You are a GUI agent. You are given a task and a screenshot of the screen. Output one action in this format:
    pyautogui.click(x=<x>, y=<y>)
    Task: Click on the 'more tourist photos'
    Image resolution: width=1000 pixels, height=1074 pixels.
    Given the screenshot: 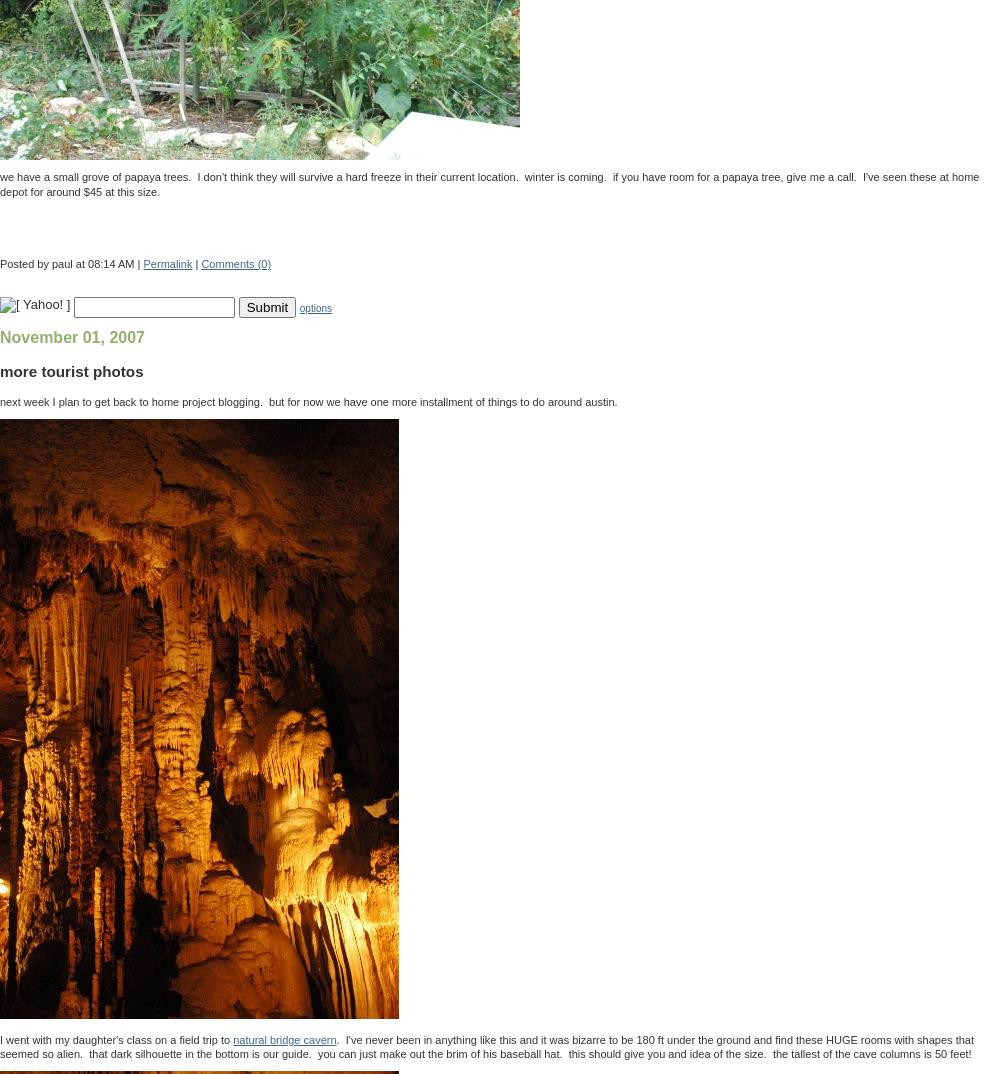 What is the action you would take?
    pyautogui.click(x=70, y=369)
    